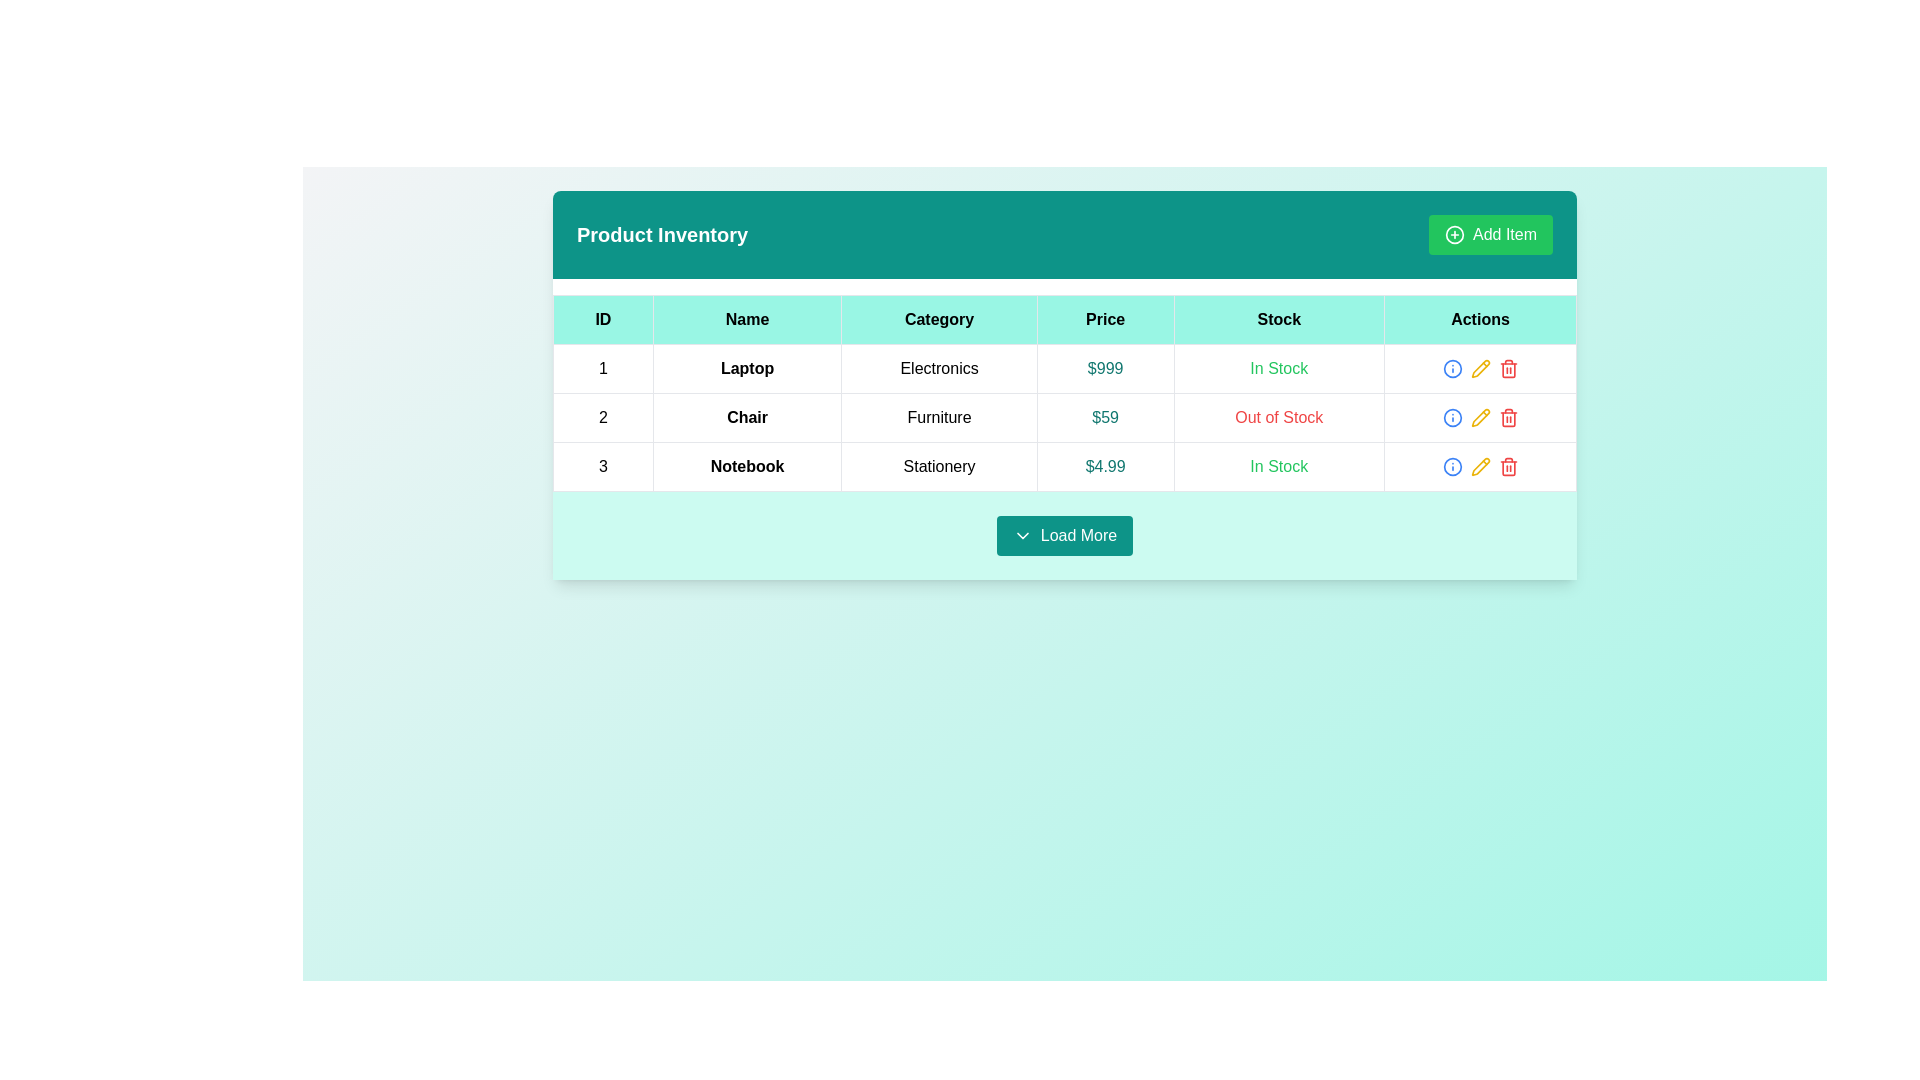 Image resolution: width=1920 pixels, height=1080 pixels. What do you see at coordinates (1278, 466) in the screenshot?
I see `the 'In Stock' text label which indicates availability for the fifth item in the 'Notebook' row of the 'Stock' column` at bounding box center [1278, 466].